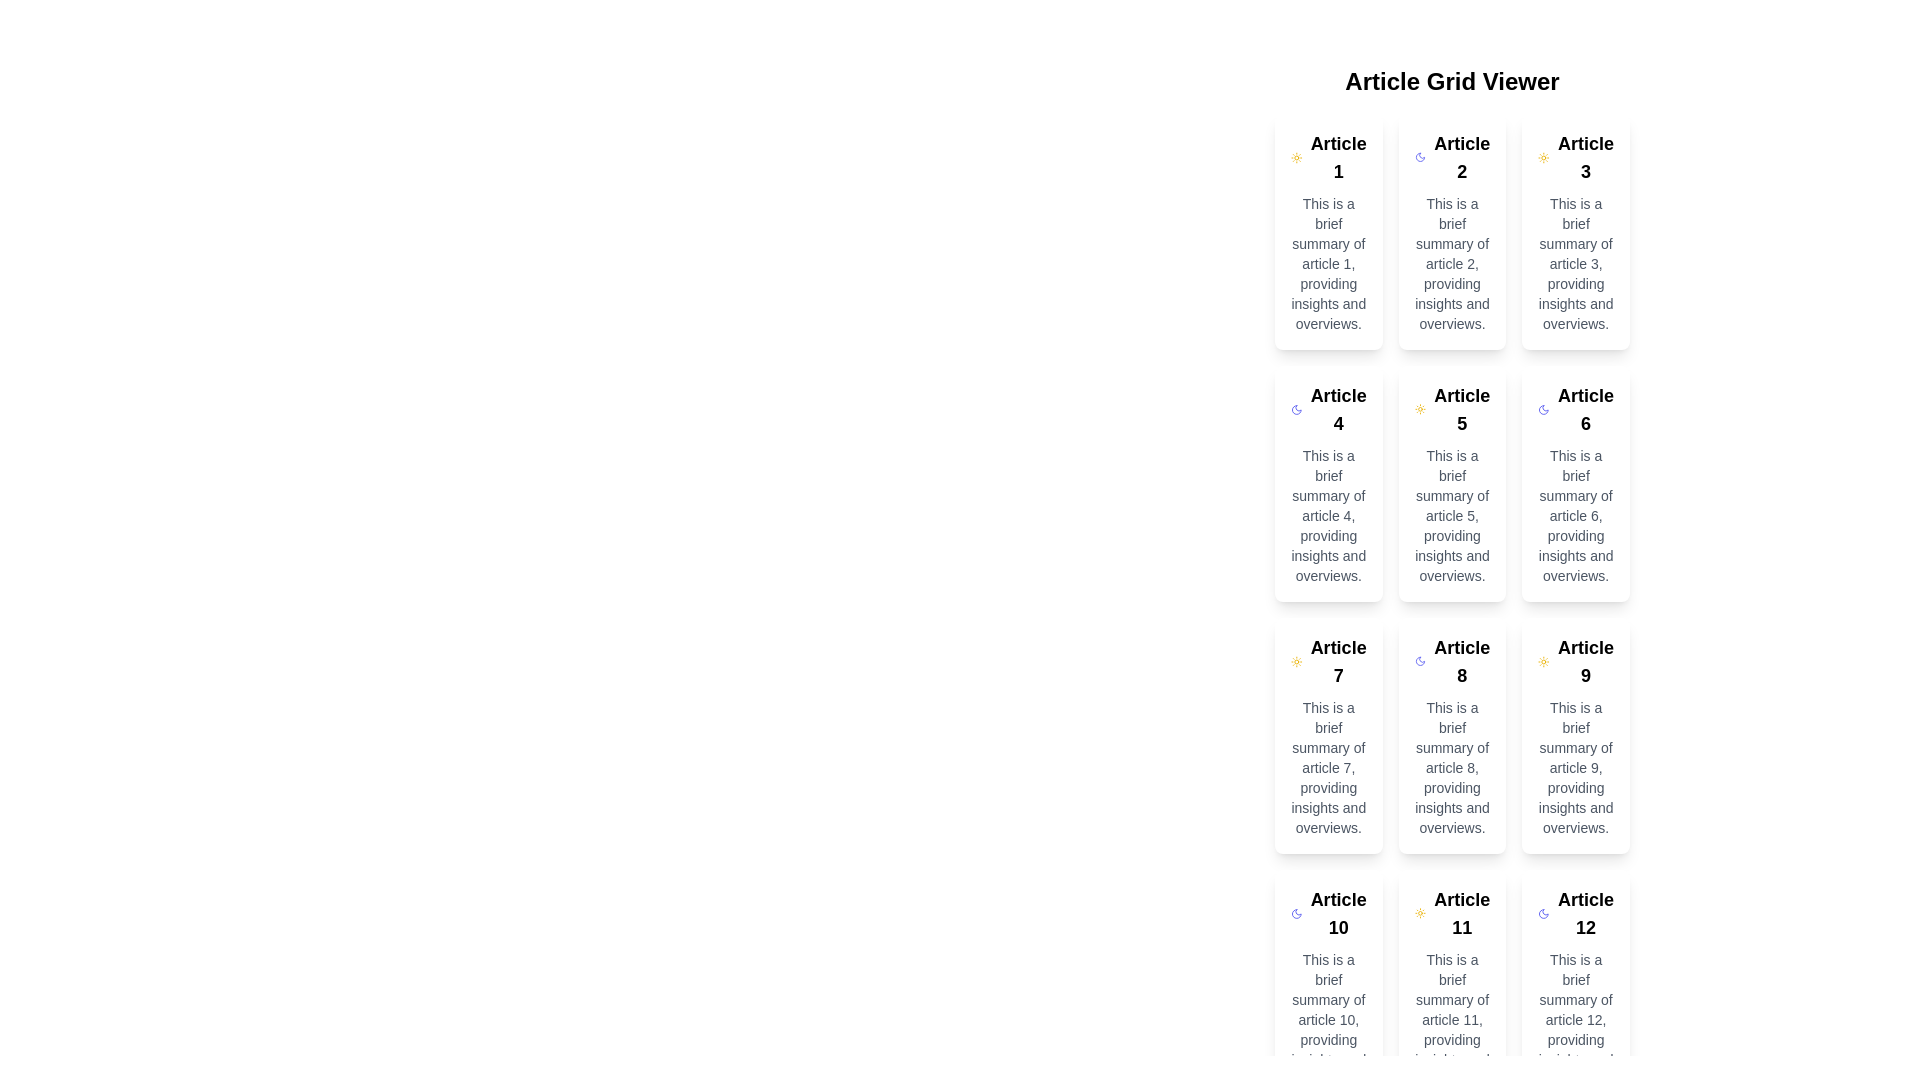  Describe the element at coordinates (1338, 914) in the screenshot. I see `the bold text label displaying 'Article 10', which is the headline of a card-like section in the fourth row and first column of the grid layout` at that location.